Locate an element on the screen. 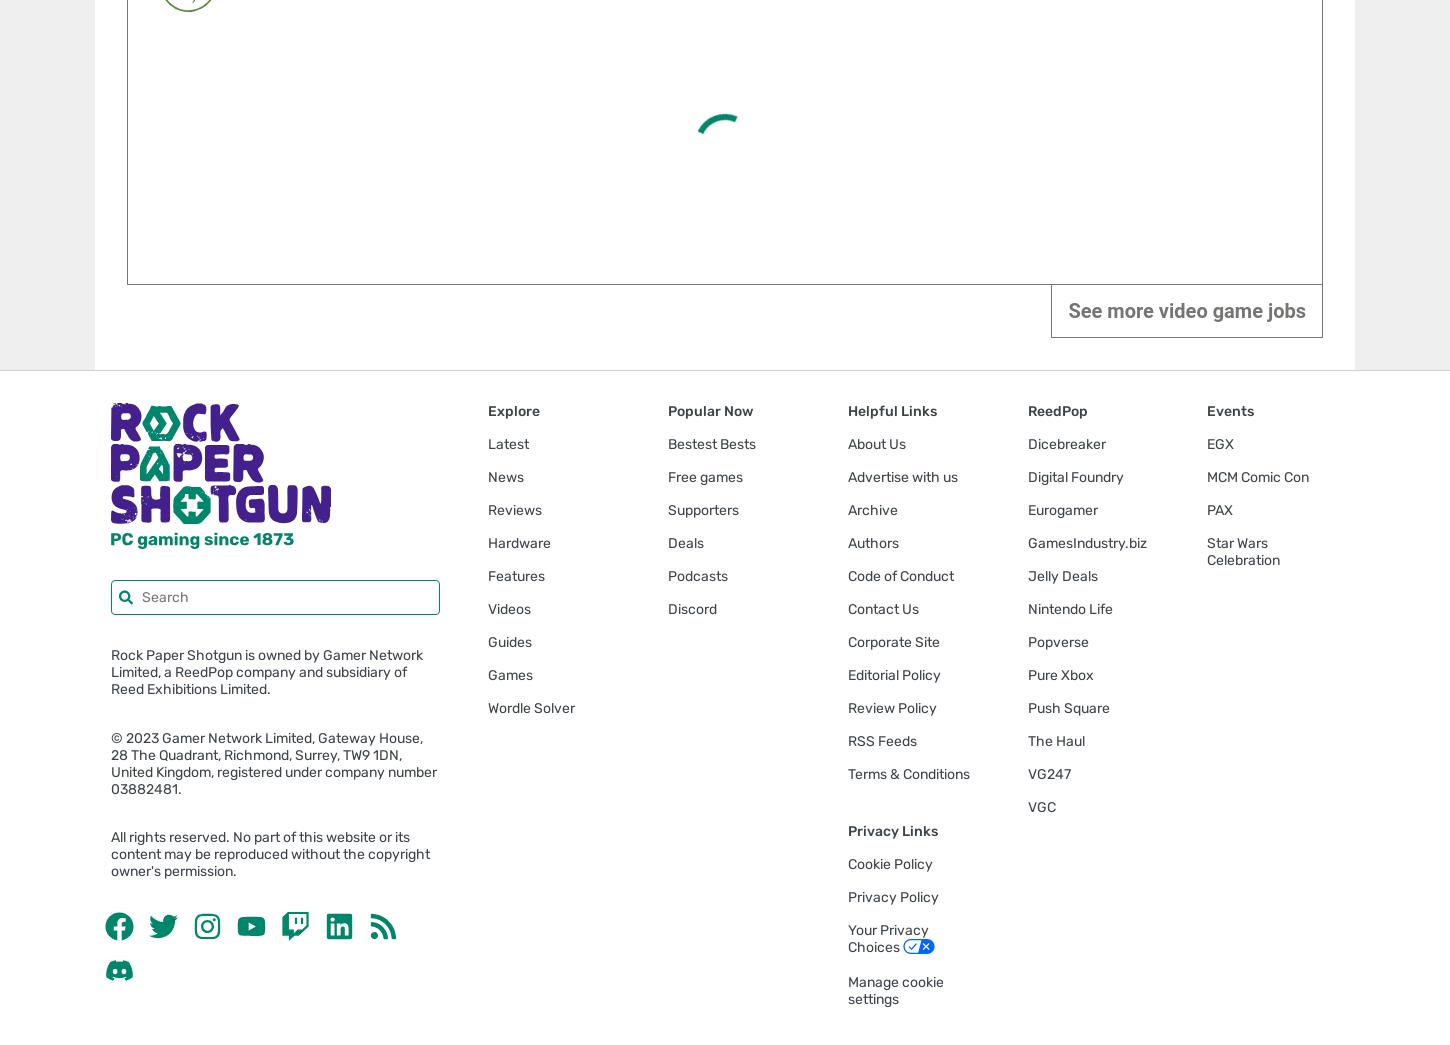  'Manage cookie settings' is located at coordinates (893, 990).